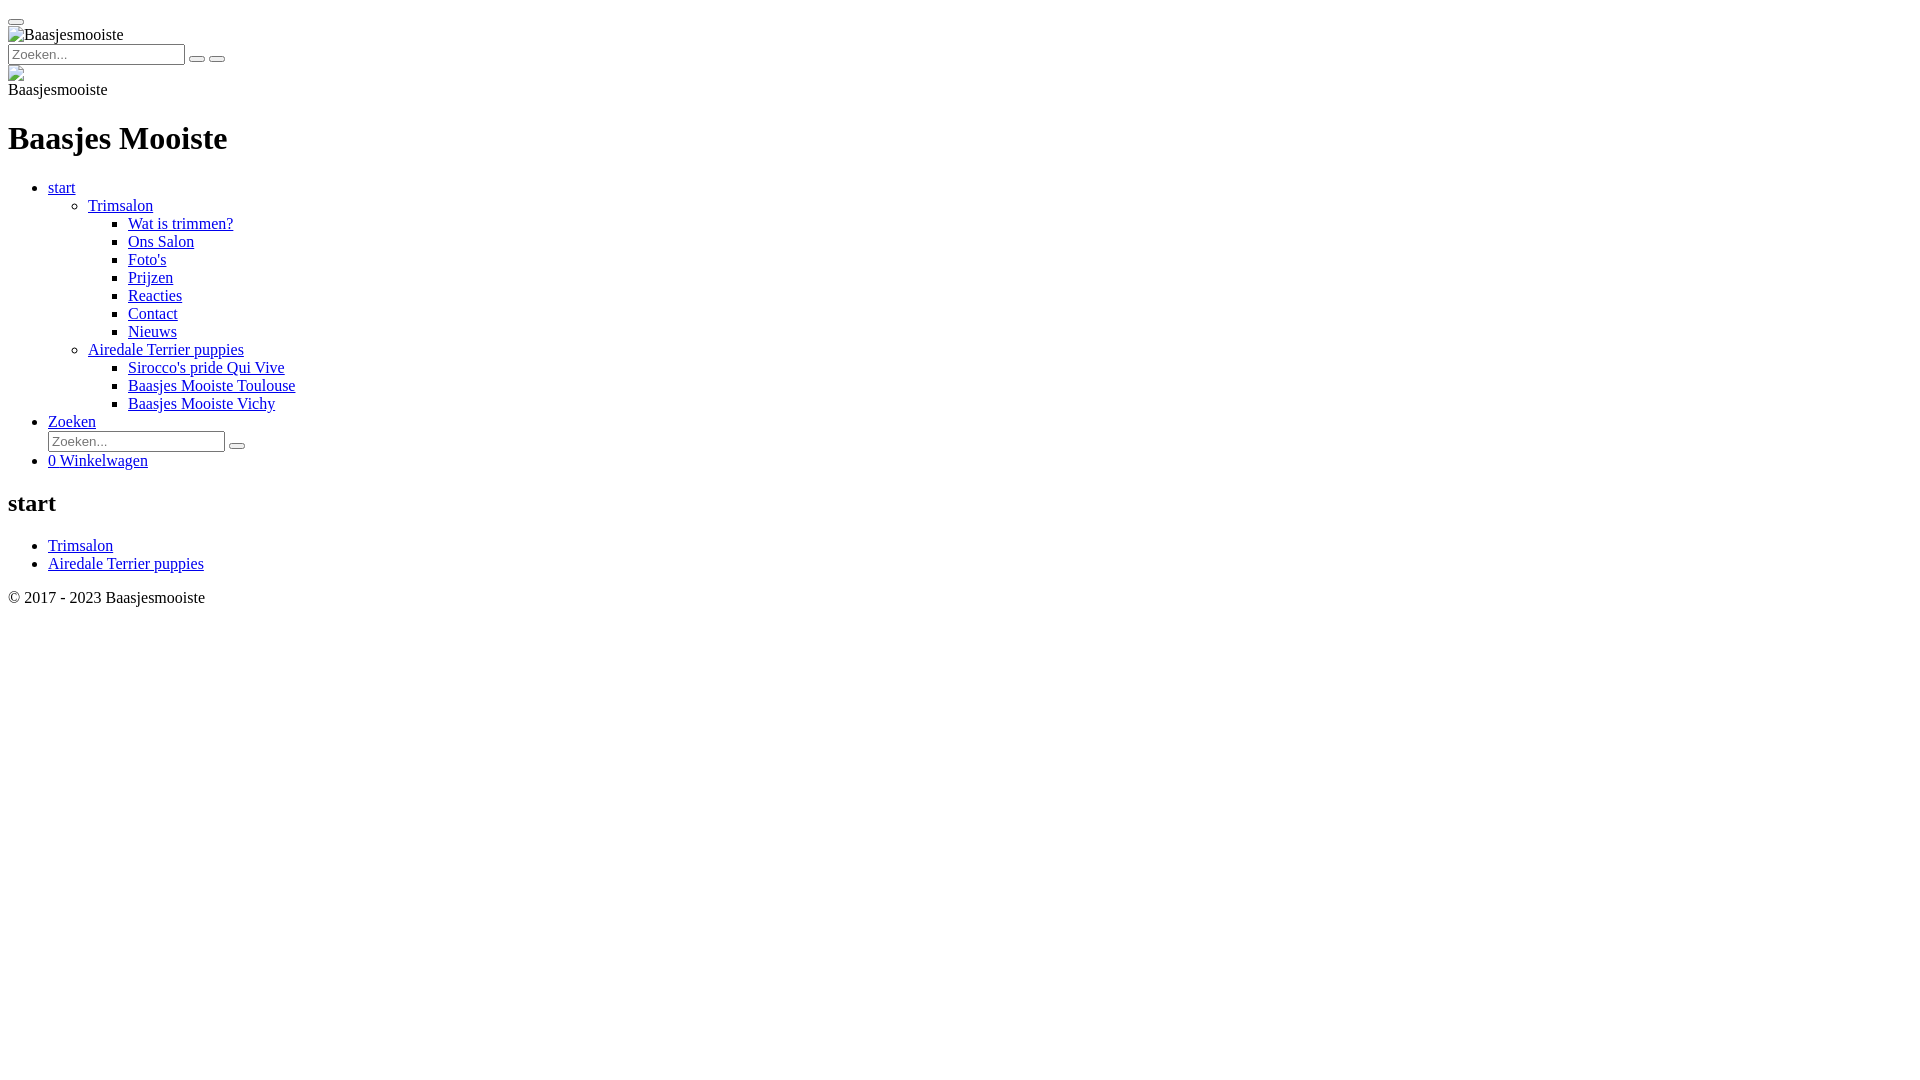 This screenshot has height=1080, width=1920. Describe the element at coordinates (62, 187) in the screenshot. I see `'start'` at that location.